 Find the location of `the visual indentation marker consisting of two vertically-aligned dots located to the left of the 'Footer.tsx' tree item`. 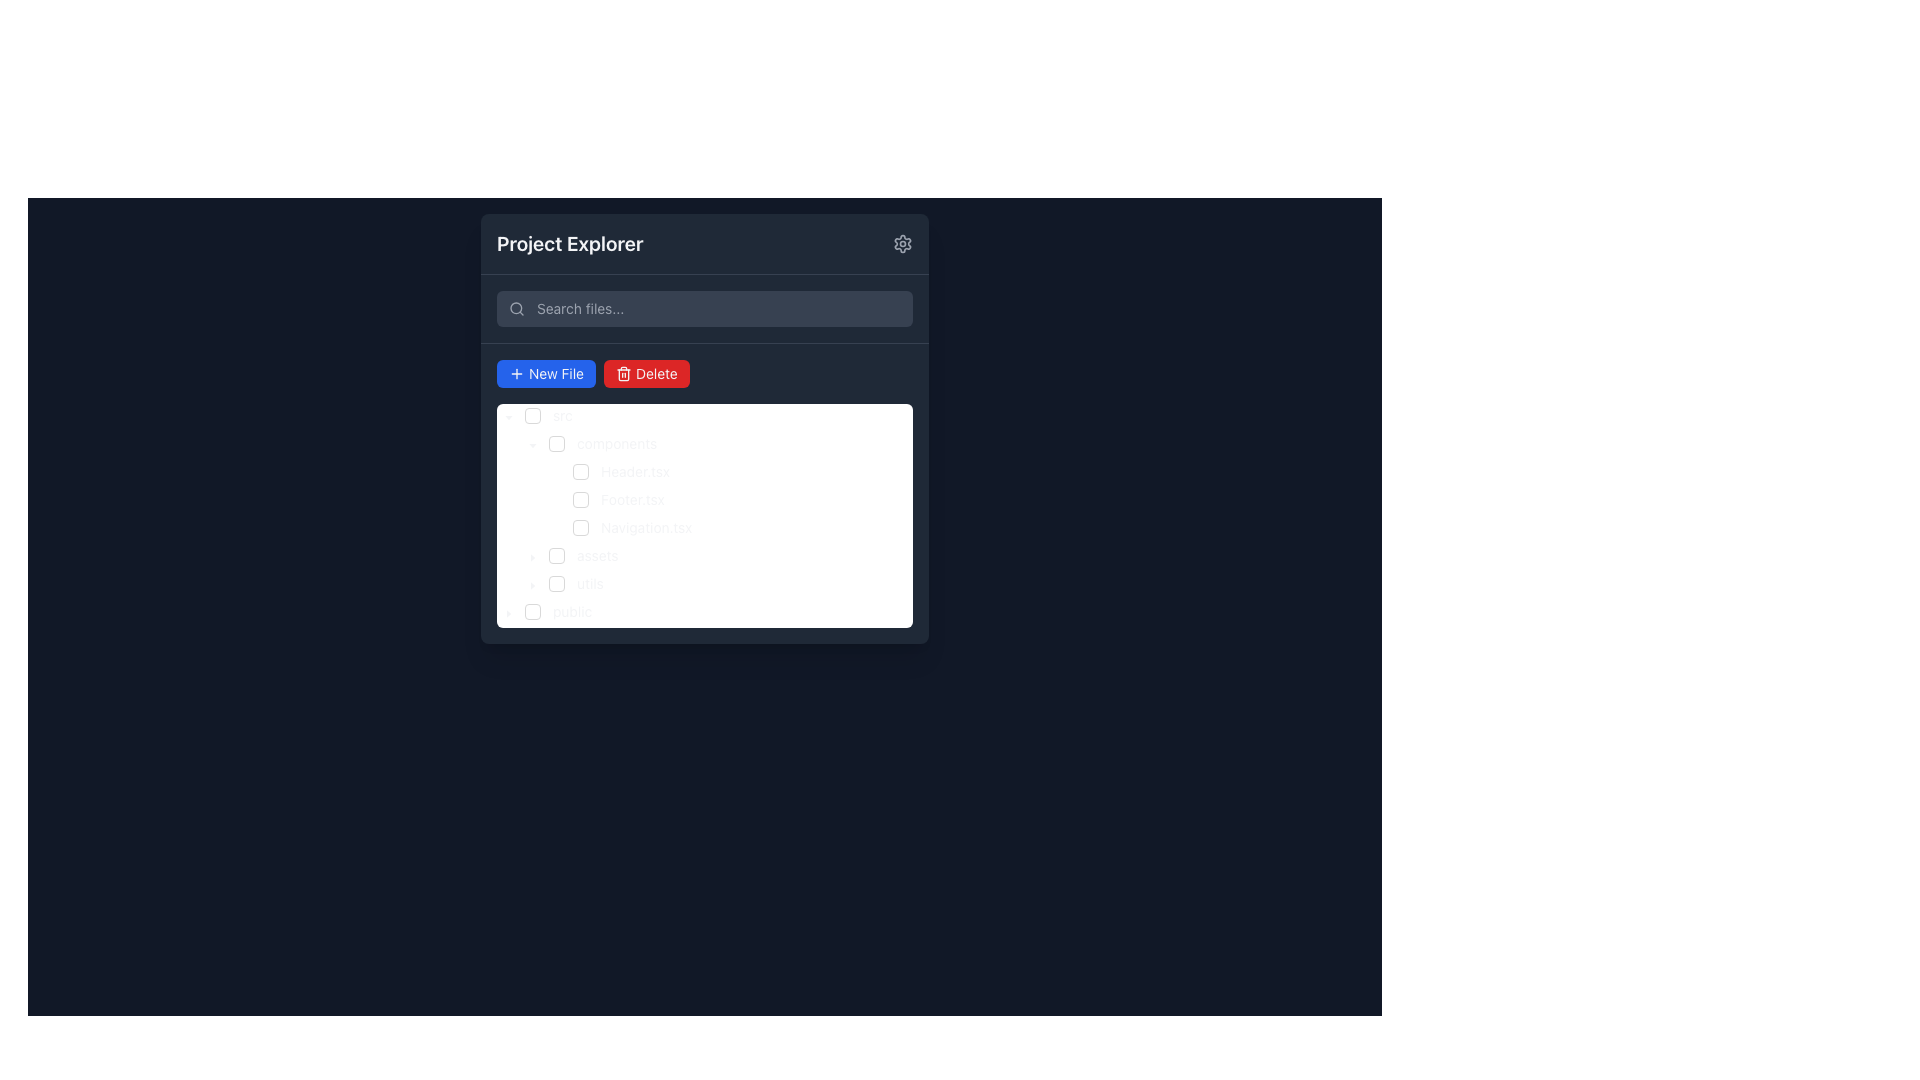

the visual indentation marker consisting of two vertically-aligned dots located to the left of the 'Footer.tsx' tree item is located at coordinates (521, 499).